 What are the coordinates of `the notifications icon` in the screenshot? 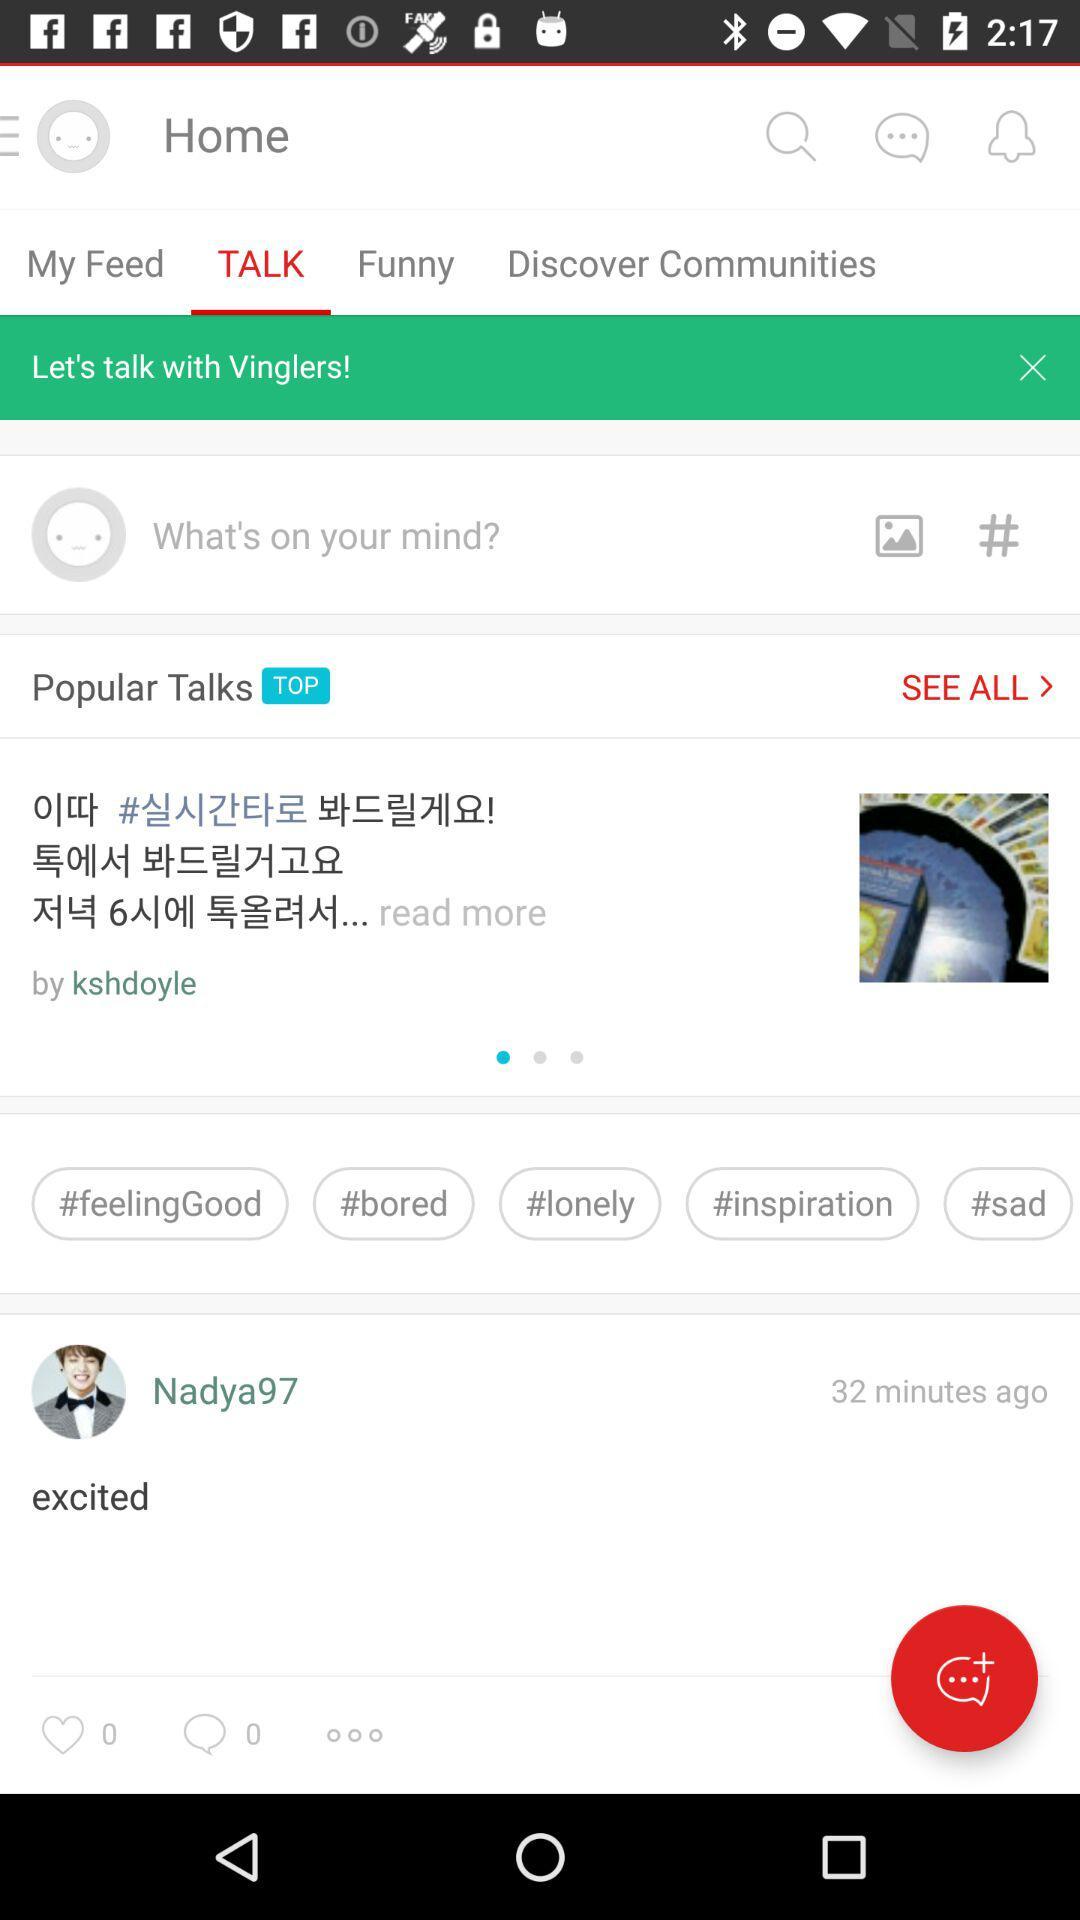 It's located at (1011, 135).